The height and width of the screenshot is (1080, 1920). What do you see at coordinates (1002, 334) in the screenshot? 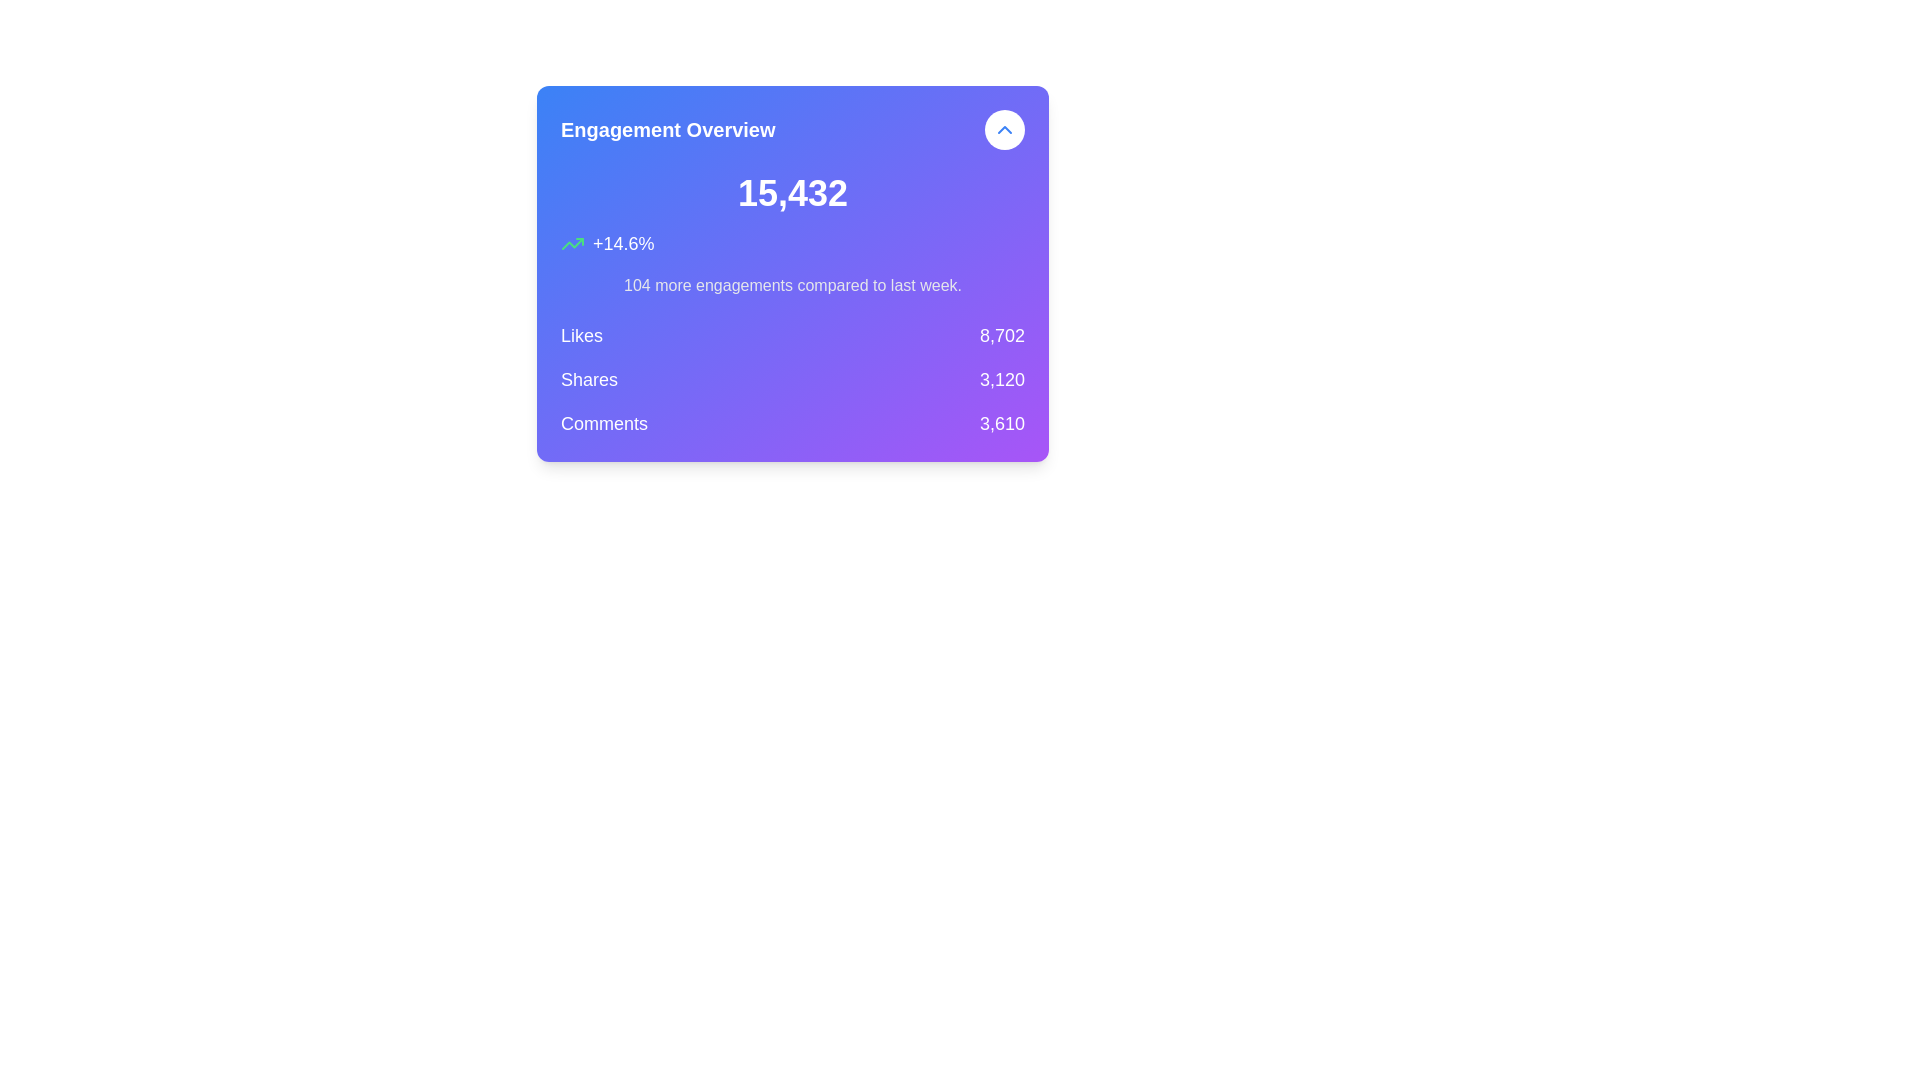
I see `the 'Likes' count text displaying '8,702', which is positioned to the right of the 'Likes' label and aligns with other numerical values for Shares and Comments` at bounding box center [1002, 334].